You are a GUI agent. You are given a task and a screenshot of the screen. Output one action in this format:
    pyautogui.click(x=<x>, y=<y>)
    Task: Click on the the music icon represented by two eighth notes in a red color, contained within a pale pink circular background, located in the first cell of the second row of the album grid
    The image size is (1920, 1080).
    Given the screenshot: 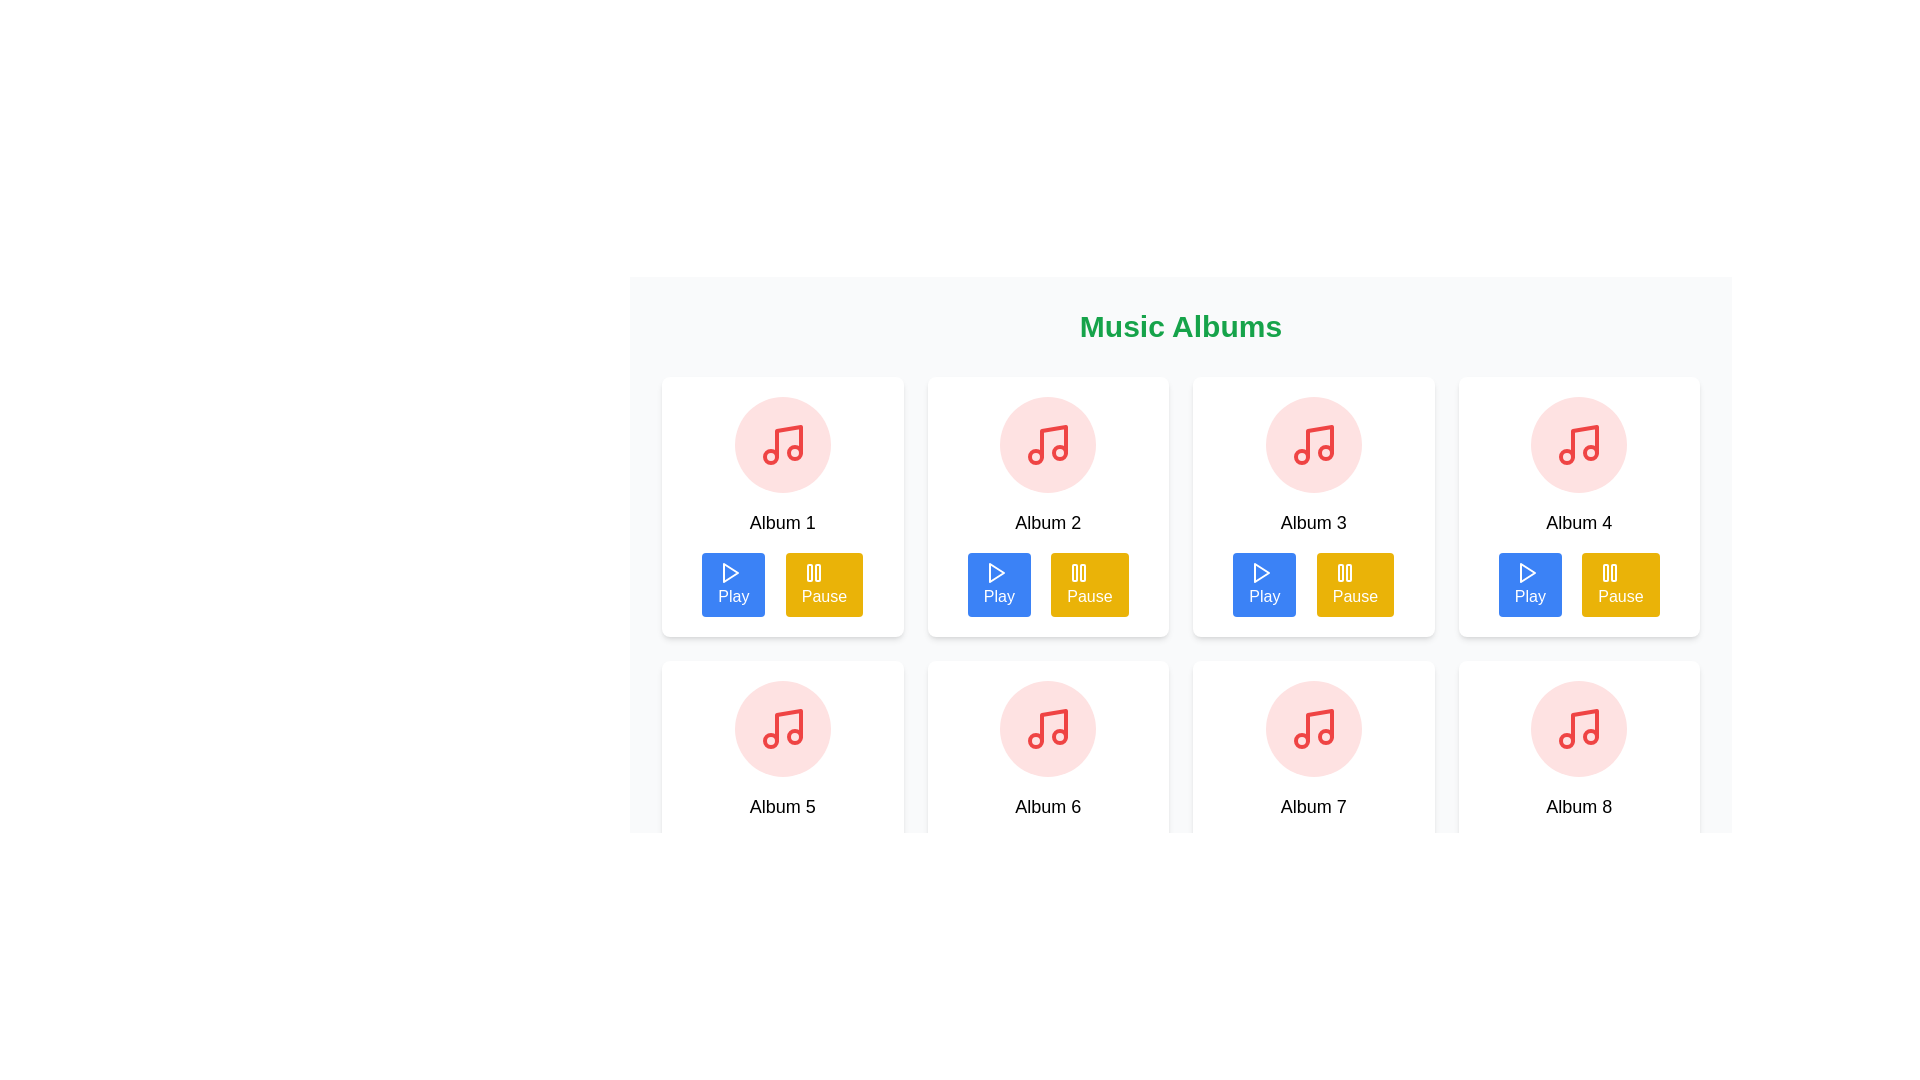 What is the action you would take?
    pyautogui.click(x=781, y=729)
    